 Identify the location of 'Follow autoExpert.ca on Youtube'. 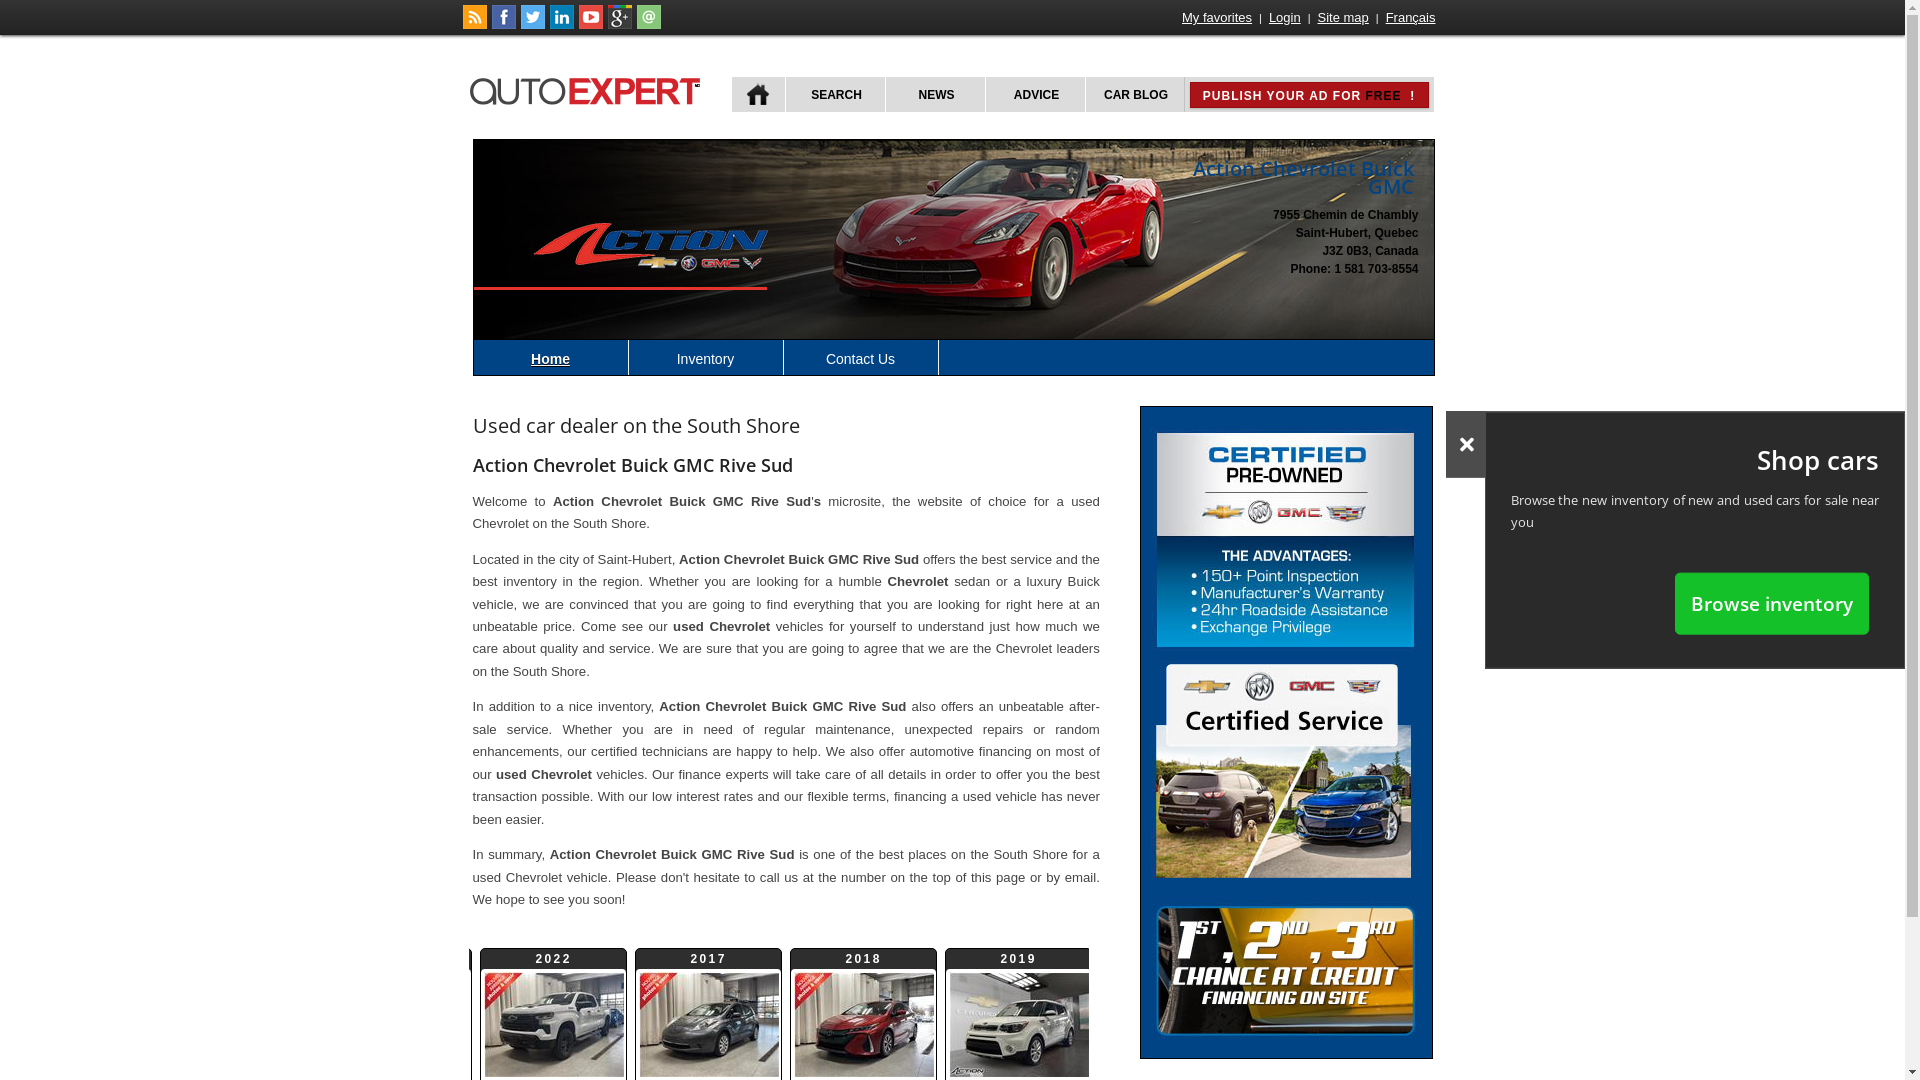
(589, 24).